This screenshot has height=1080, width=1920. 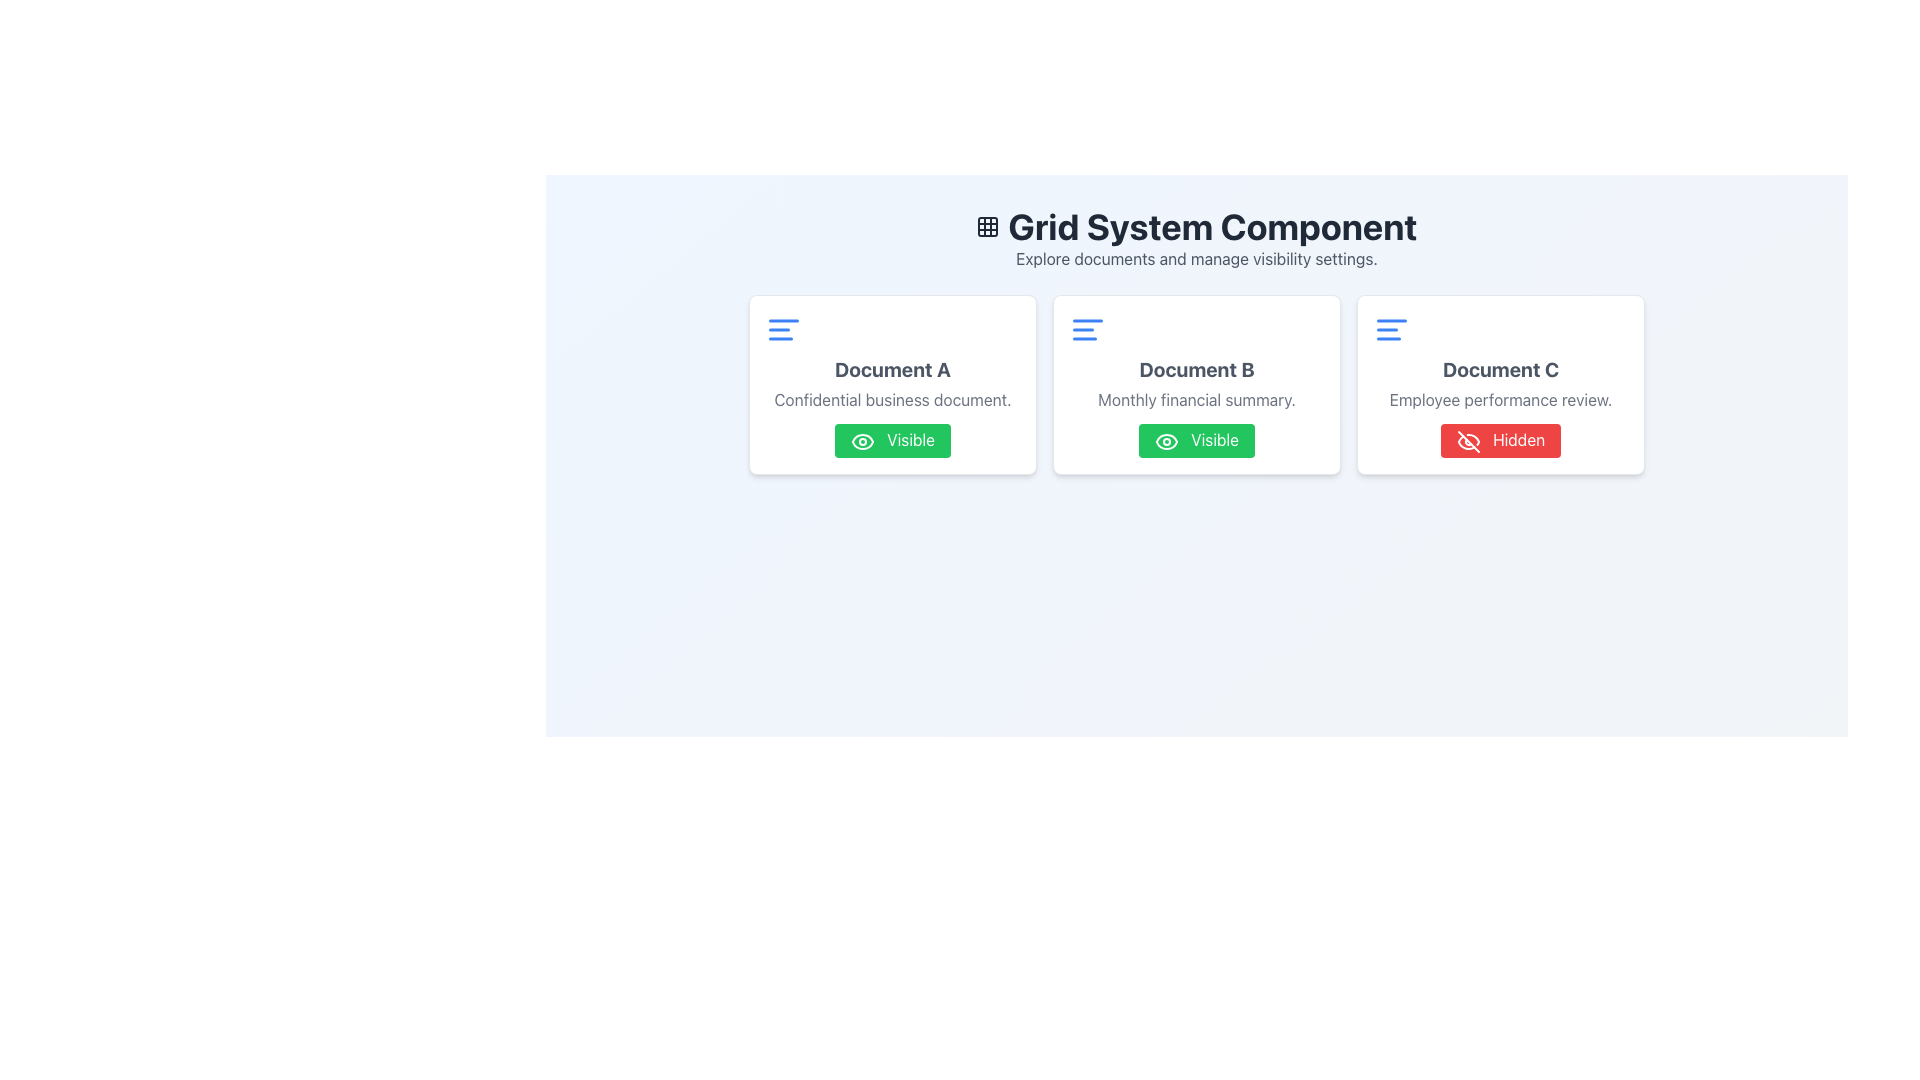 I want to click on the rectangular card labeled 'Document C' that features a white background, a heading in bold gray text, a description in lighter gray text, and a red button labeled 'Hidden' with a disabled eye icon, located on the far right of the grid layout, so click(x=1501, y=384).